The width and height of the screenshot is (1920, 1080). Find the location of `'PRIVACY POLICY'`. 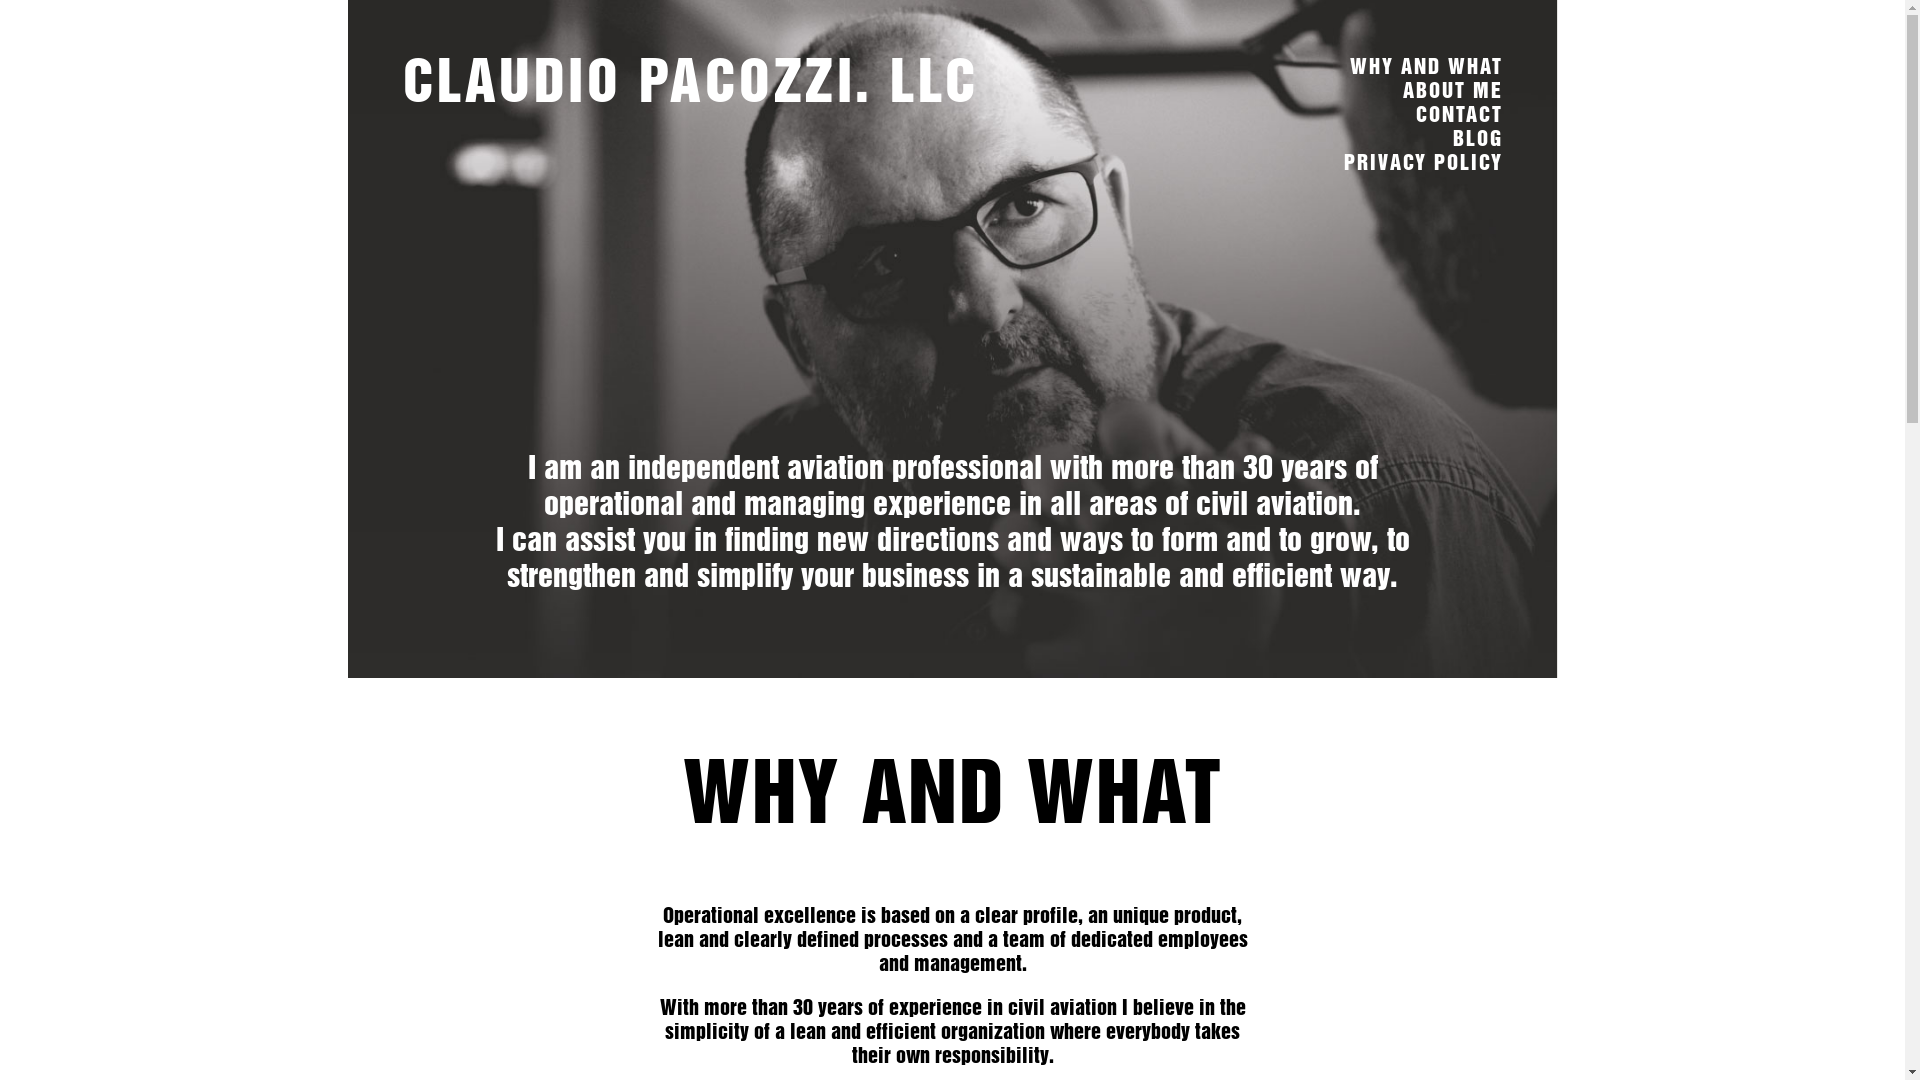

'PRIVACY POLICY' is located at coordinates (1422, 161).